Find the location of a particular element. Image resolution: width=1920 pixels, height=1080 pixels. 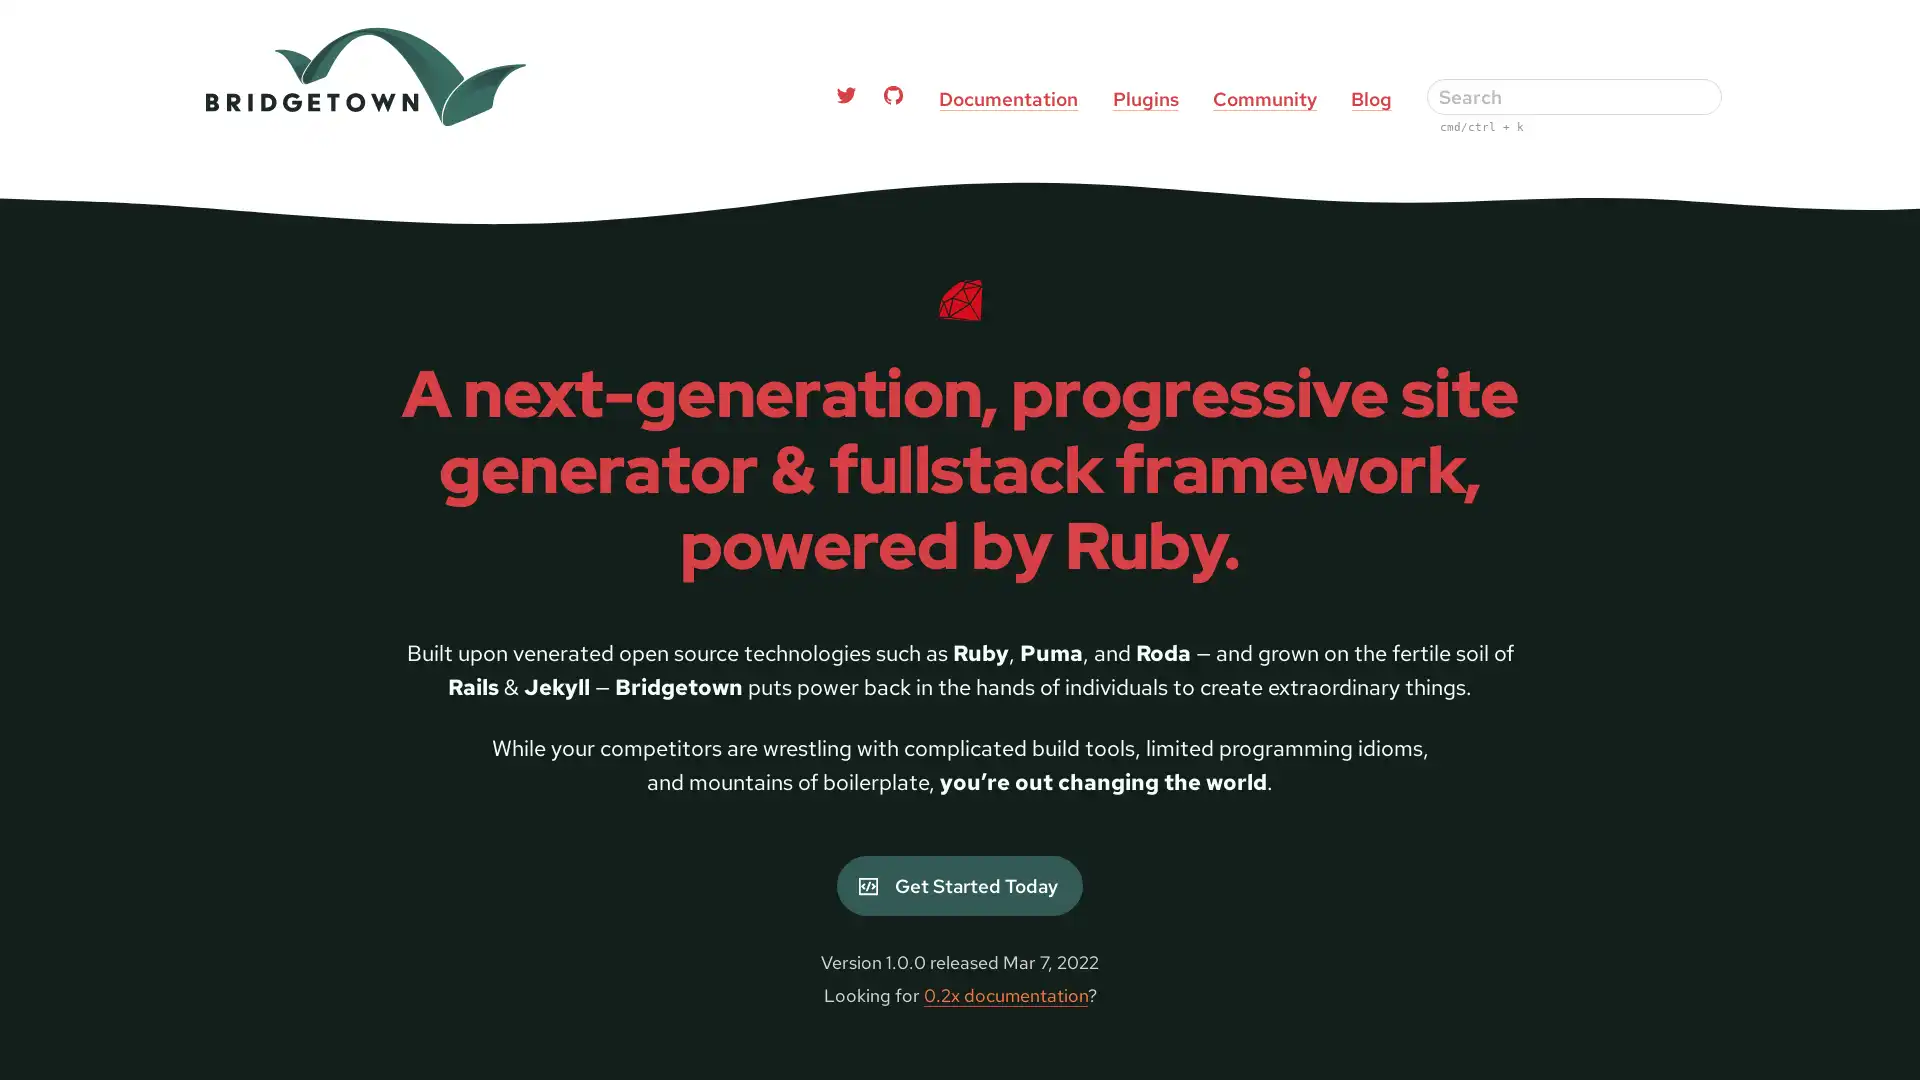

Get Started Today is located at coordinates (958, 885).